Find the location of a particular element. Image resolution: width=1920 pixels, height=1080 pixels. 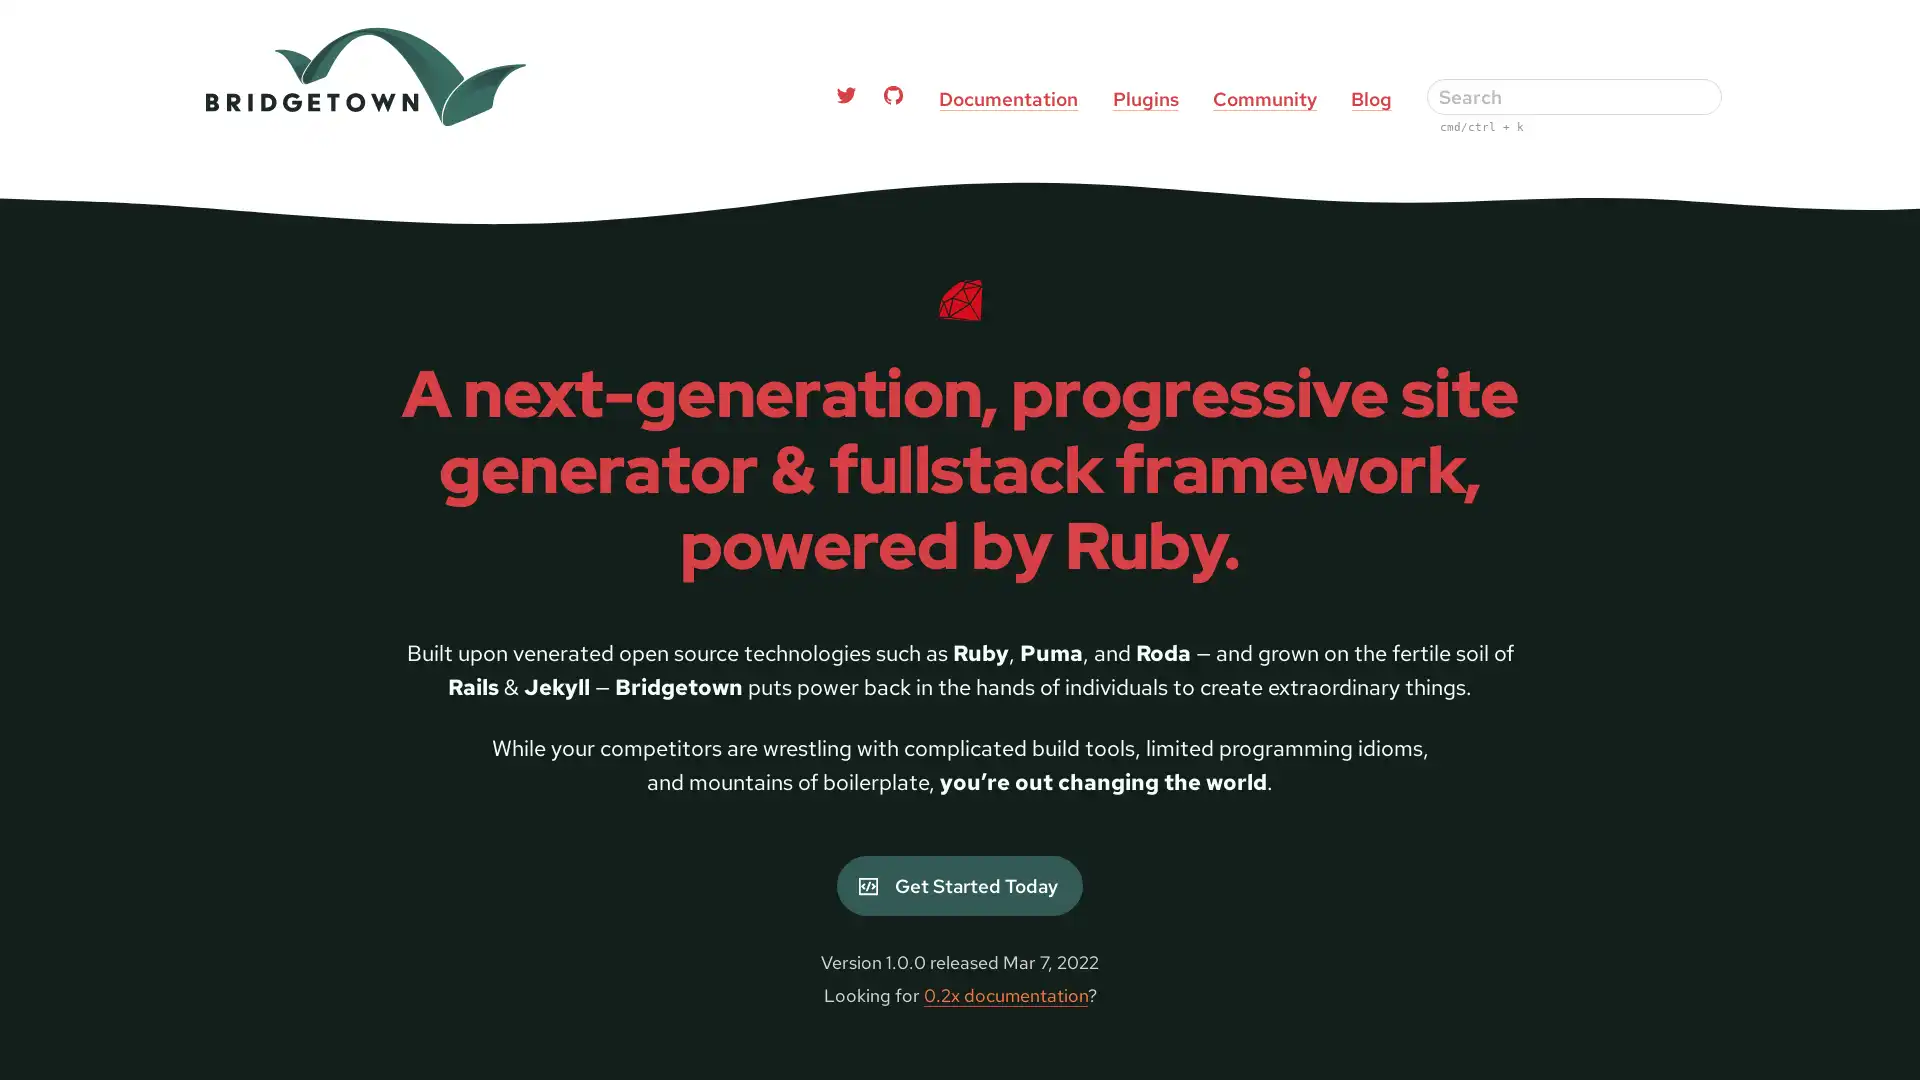

Get Started Today is located at coordinates (958, 885).